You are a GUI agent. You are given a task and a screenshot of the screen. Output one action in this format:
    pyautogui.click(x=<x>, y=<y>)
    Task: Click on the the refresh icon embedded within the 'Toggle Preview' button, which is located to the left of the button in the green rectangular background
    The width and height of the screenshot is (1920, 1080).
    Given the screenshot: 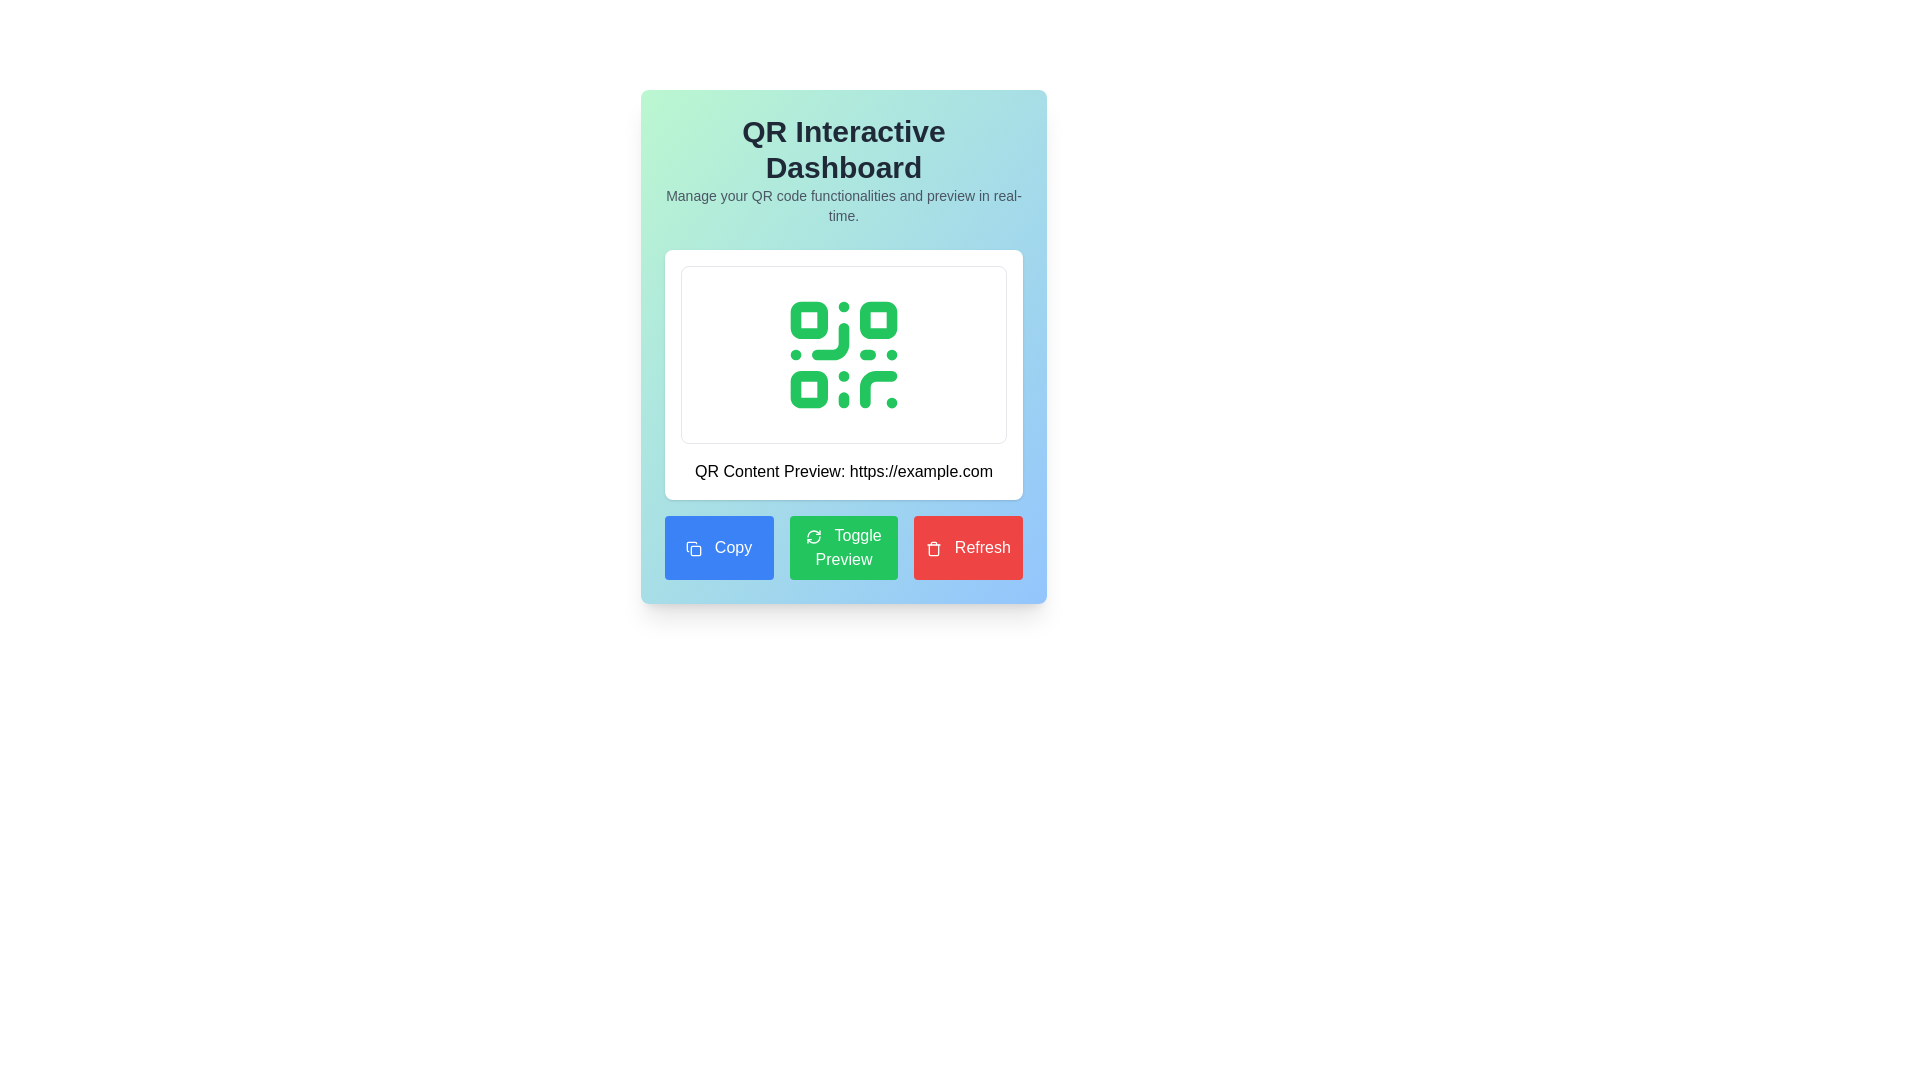 What is the action you would take?
    pyautogui.click(x=814, y=535)
    